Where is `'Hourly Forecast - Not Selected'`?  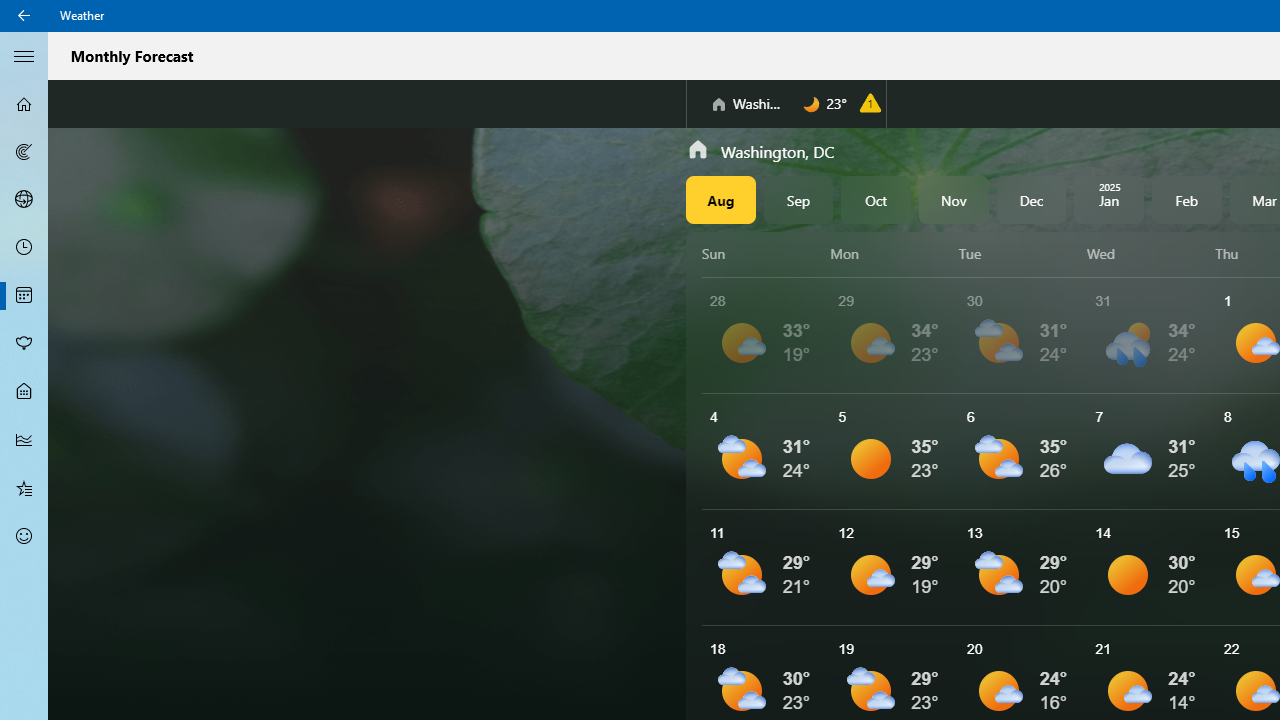
'Hourly Forecast - Not Selected' is located at coordinates (24, 247).